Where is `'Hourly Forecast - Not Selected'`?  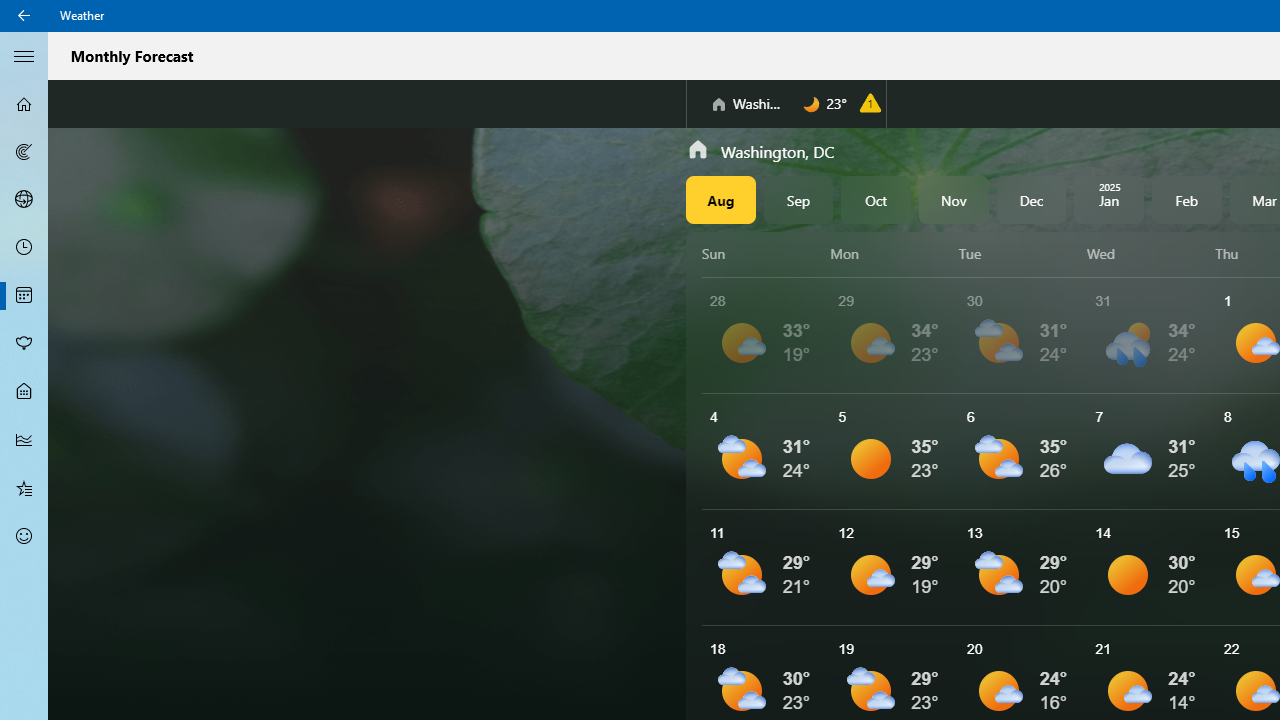
'Hourly Forecast - Not Selected' is located at coordinates (24, 247).